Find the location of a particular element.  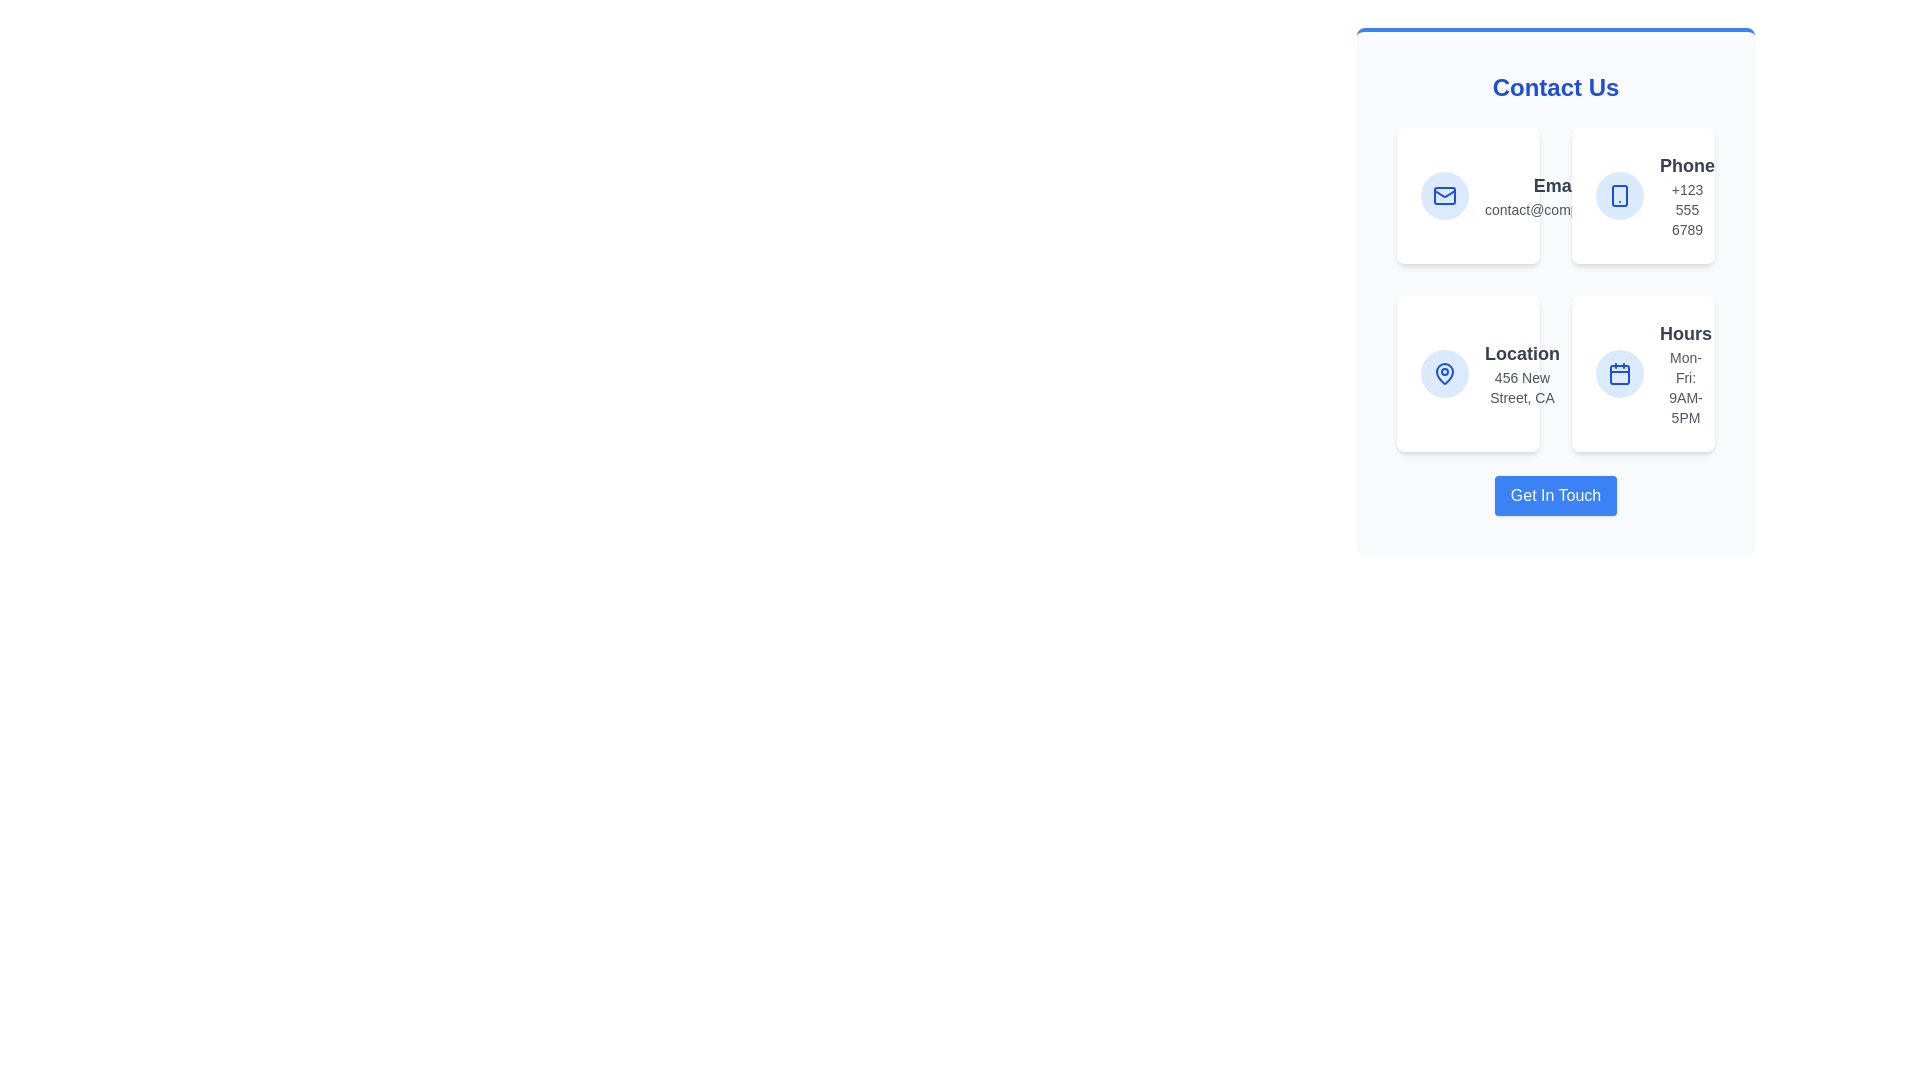

the 'Contact Us' button located in the contact information panel to observe visual feedback is located at coordinates (1554, 495).